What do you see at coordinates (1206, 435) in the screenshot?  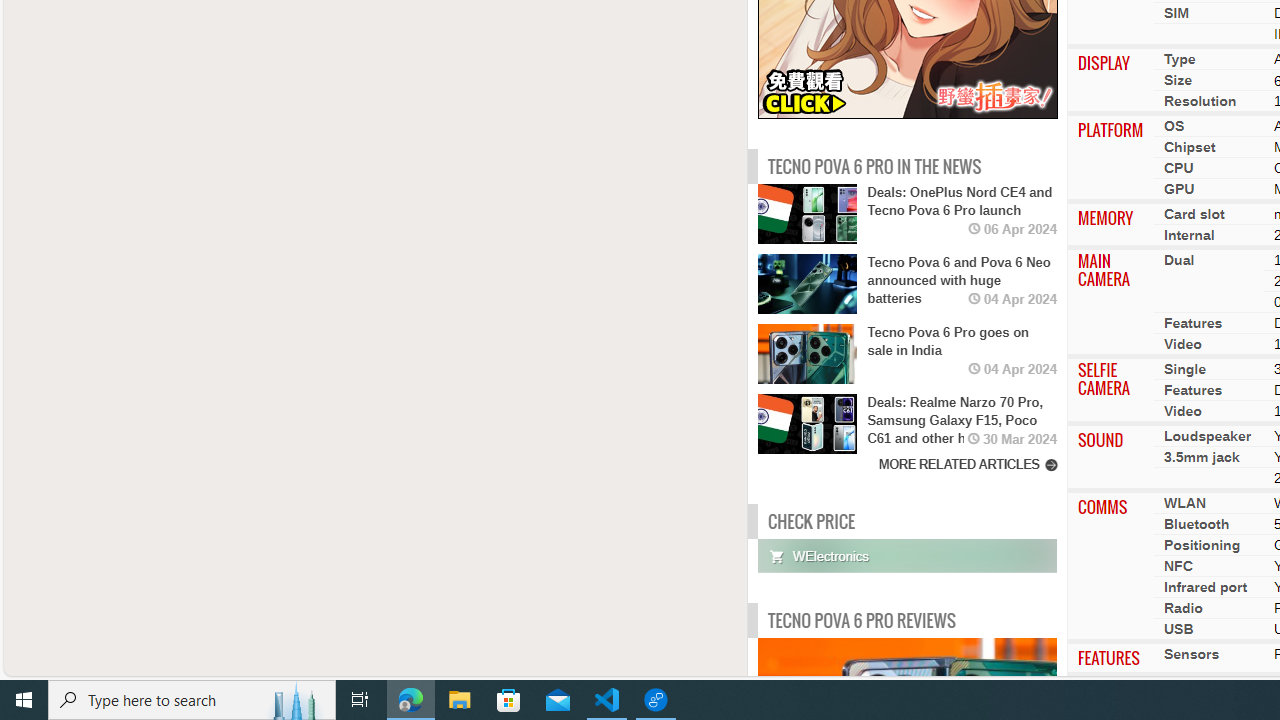 I see `'Loudspeaker'` at bounding box center [1206, 435].